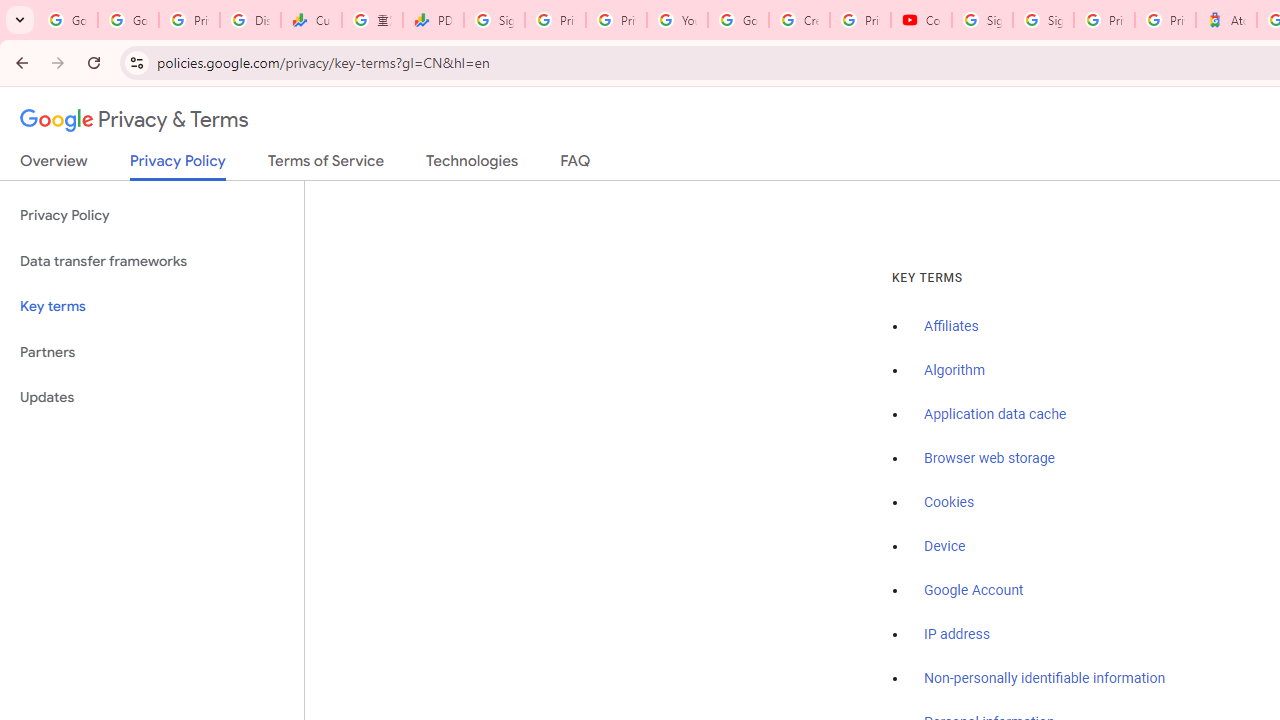 This screenshot has width=1280, height=720. Describe the element at coordinates (920, 20) in the screenshot. I see `'Content Creator Programs & Opportunities - YouTube Creators'` at that location.